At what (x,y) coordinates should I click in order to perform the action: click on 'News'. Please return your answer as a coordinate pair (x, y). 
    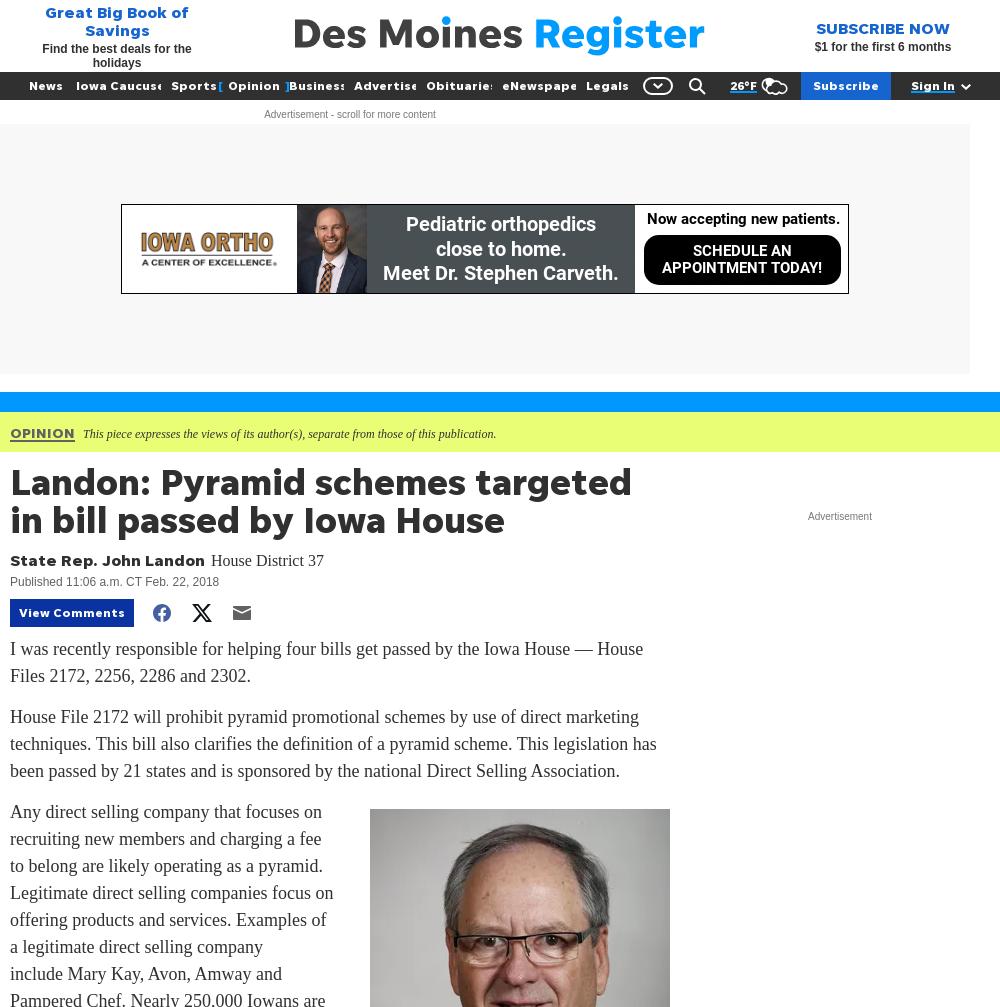
    Looking at the image, I should click on (46, 85).